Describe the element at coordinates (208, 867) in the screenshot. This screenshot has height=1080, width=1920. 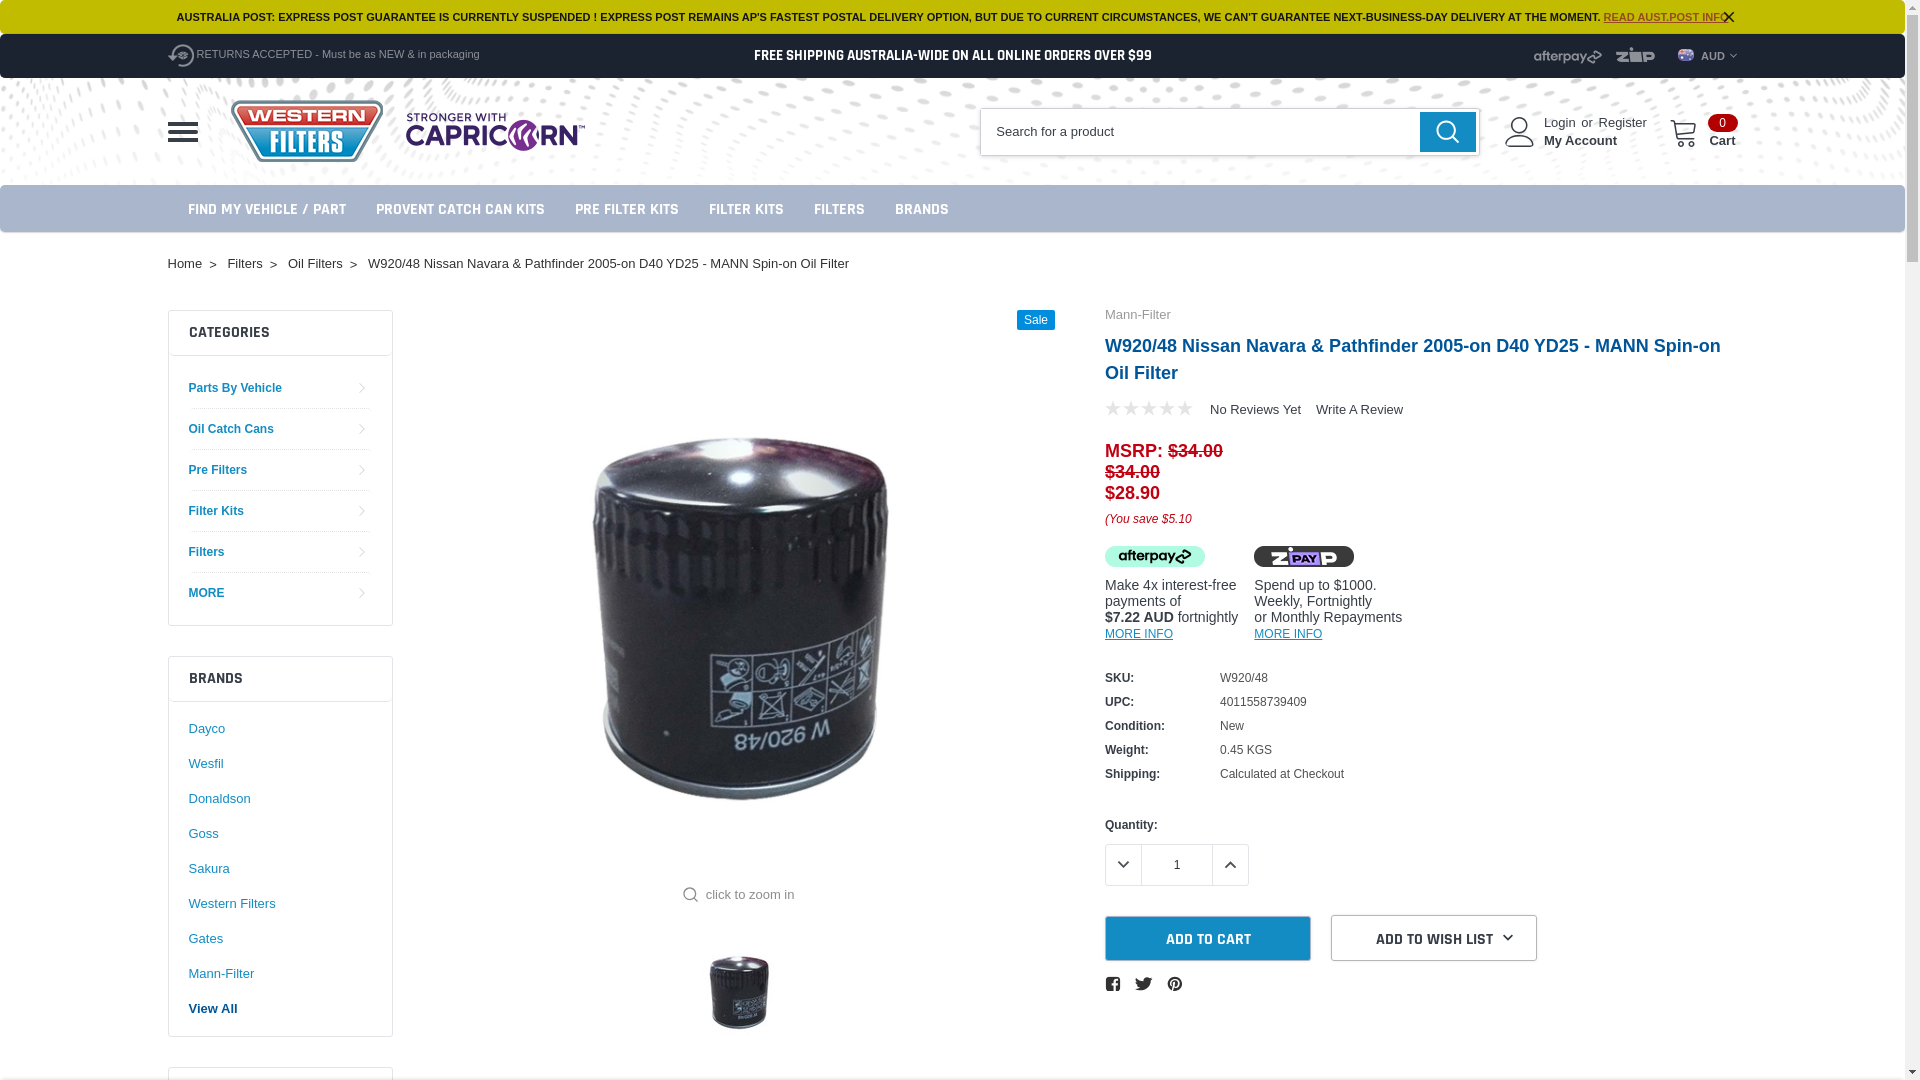
I see `'Sakura'` at that location.